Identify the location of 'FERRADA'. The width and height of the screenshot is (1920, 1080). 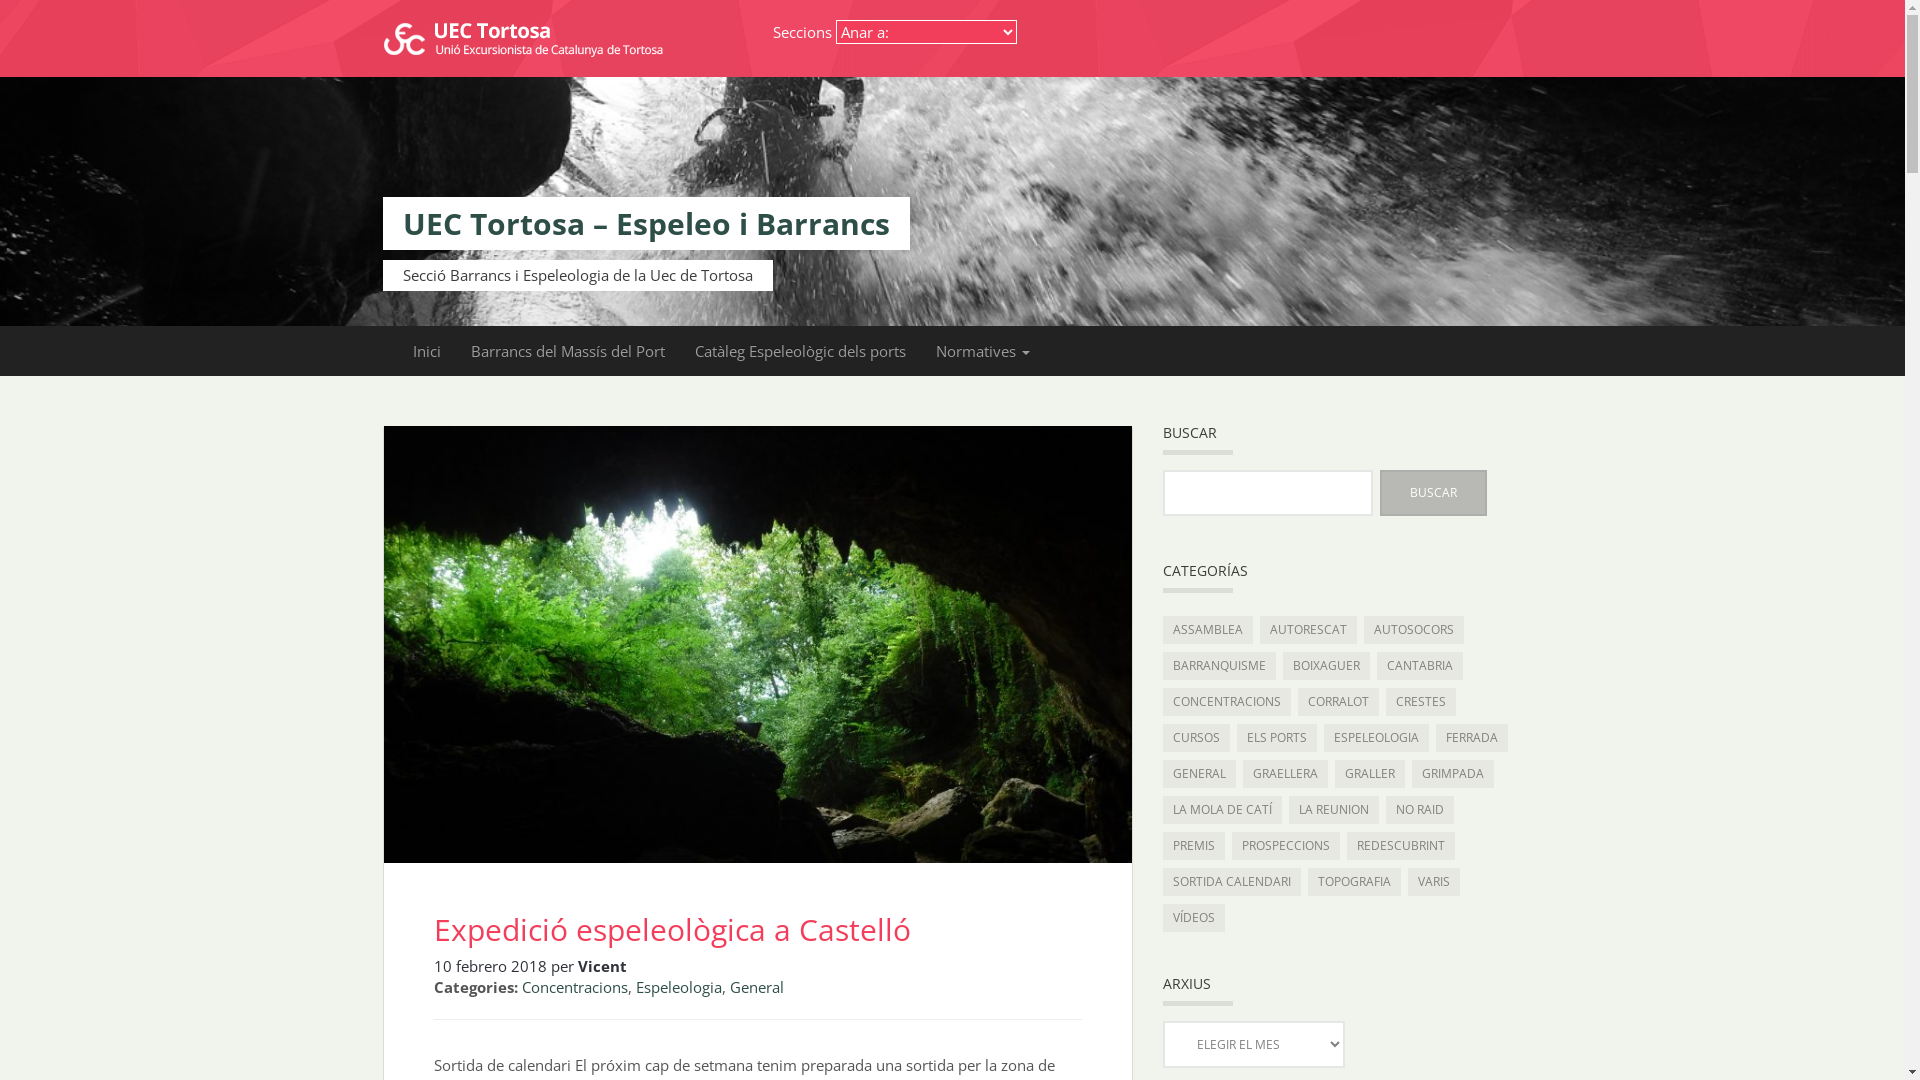
(1434, 737).